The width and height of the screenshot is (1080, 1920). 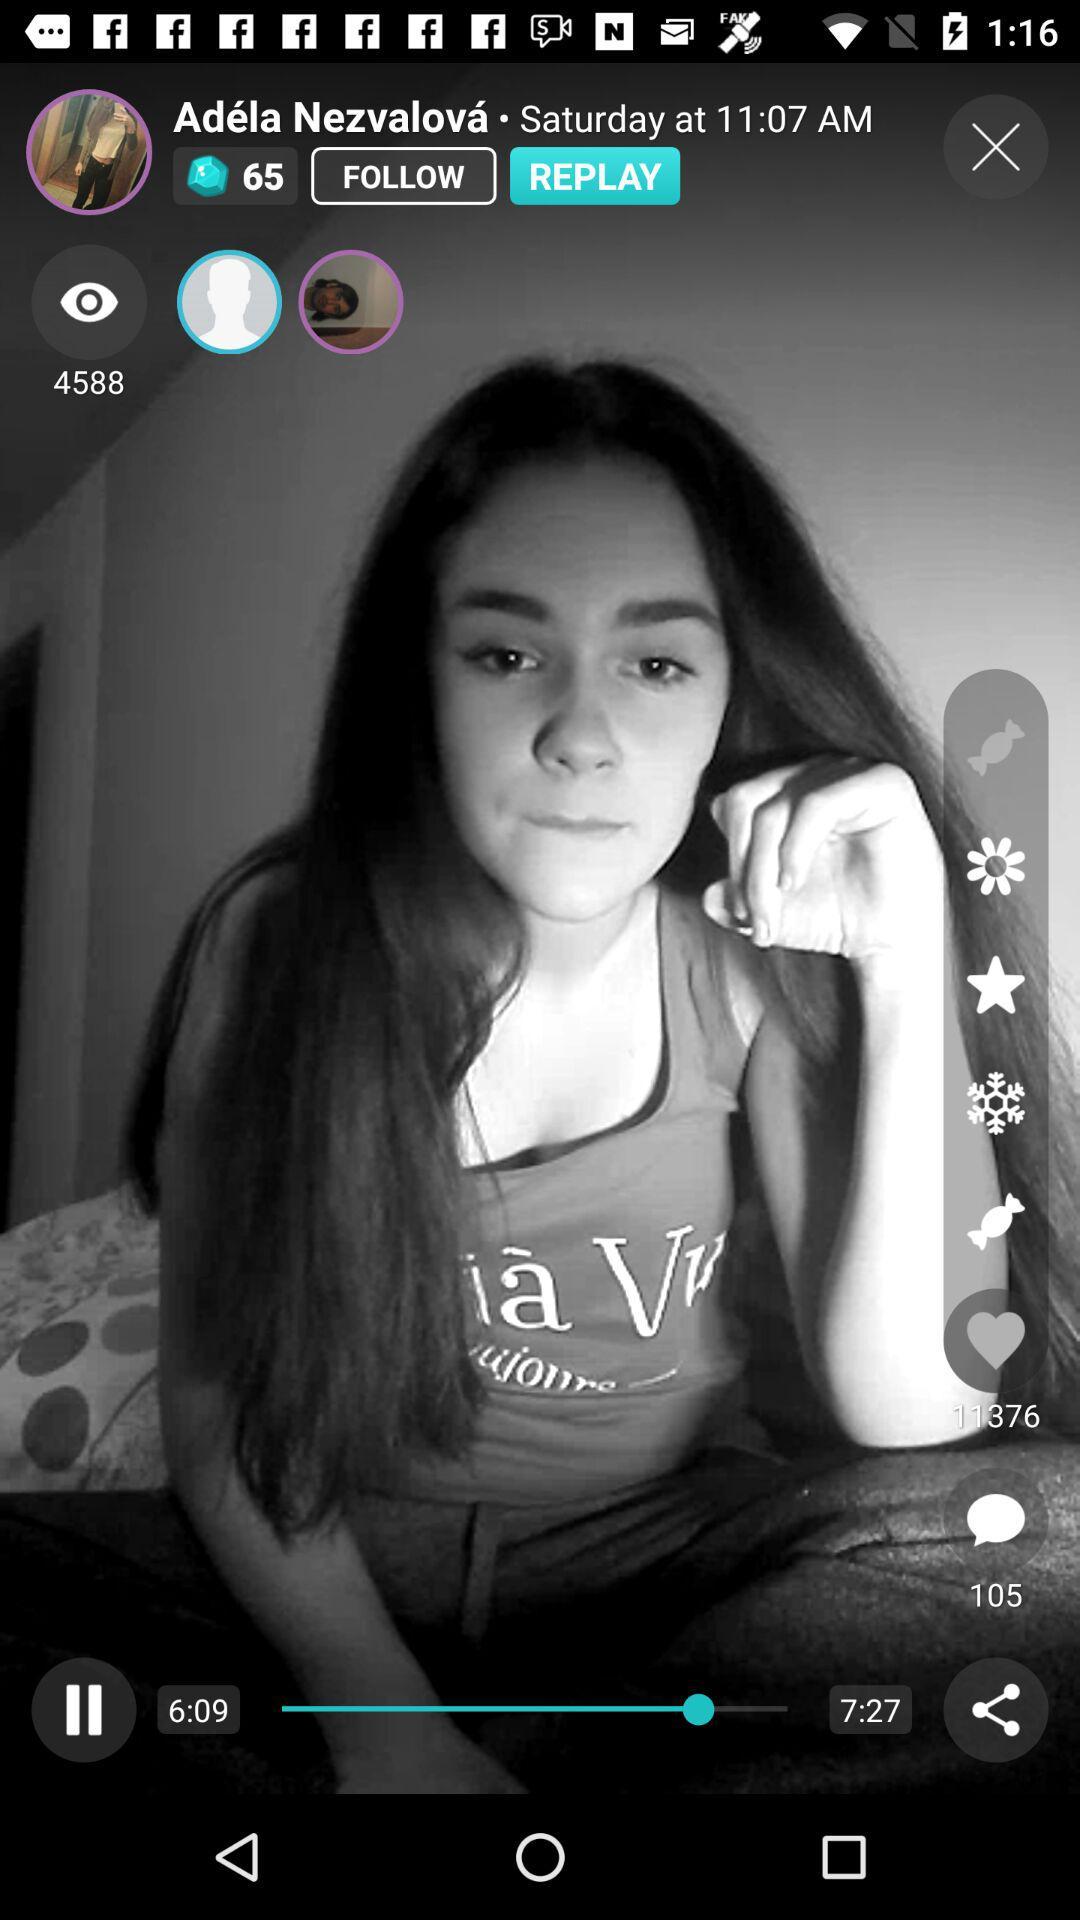 What do you see at coordinates (995, 146) in the screenshot?
I see `the close icon` at bounding box center [995, 146].